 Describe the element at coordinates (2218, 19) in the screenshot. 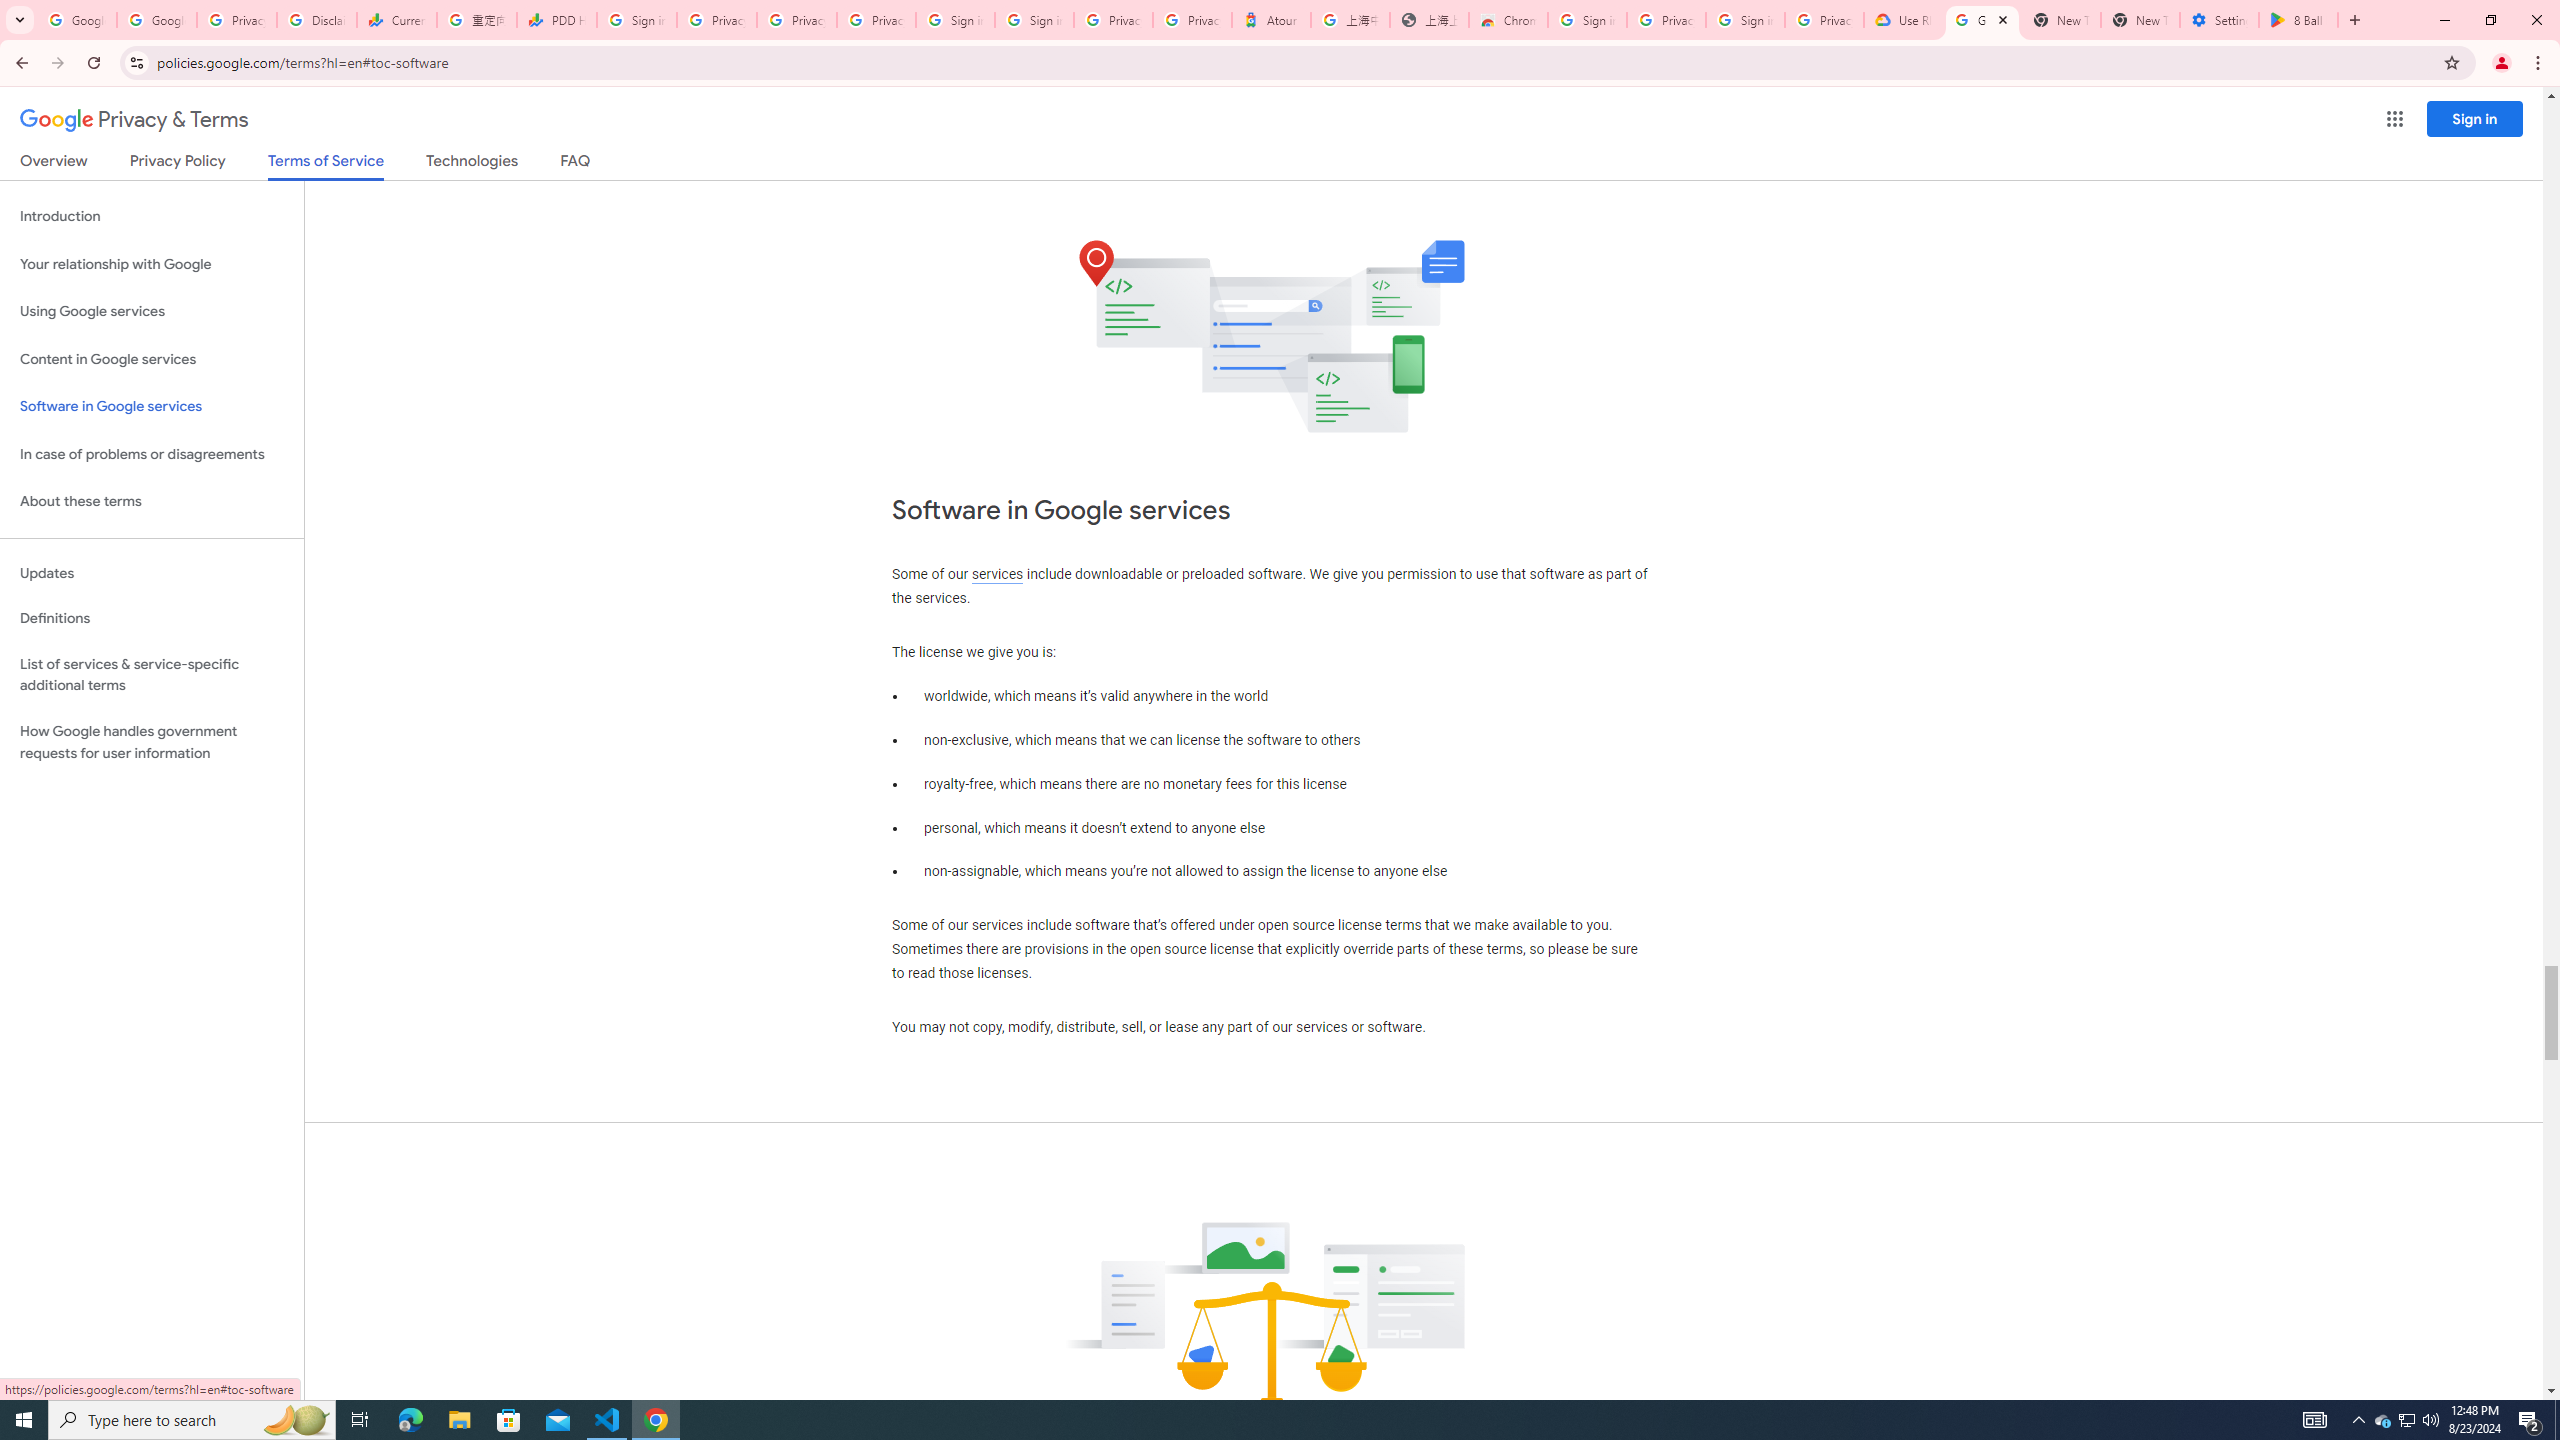

I see `'Settings - System'` at that location.